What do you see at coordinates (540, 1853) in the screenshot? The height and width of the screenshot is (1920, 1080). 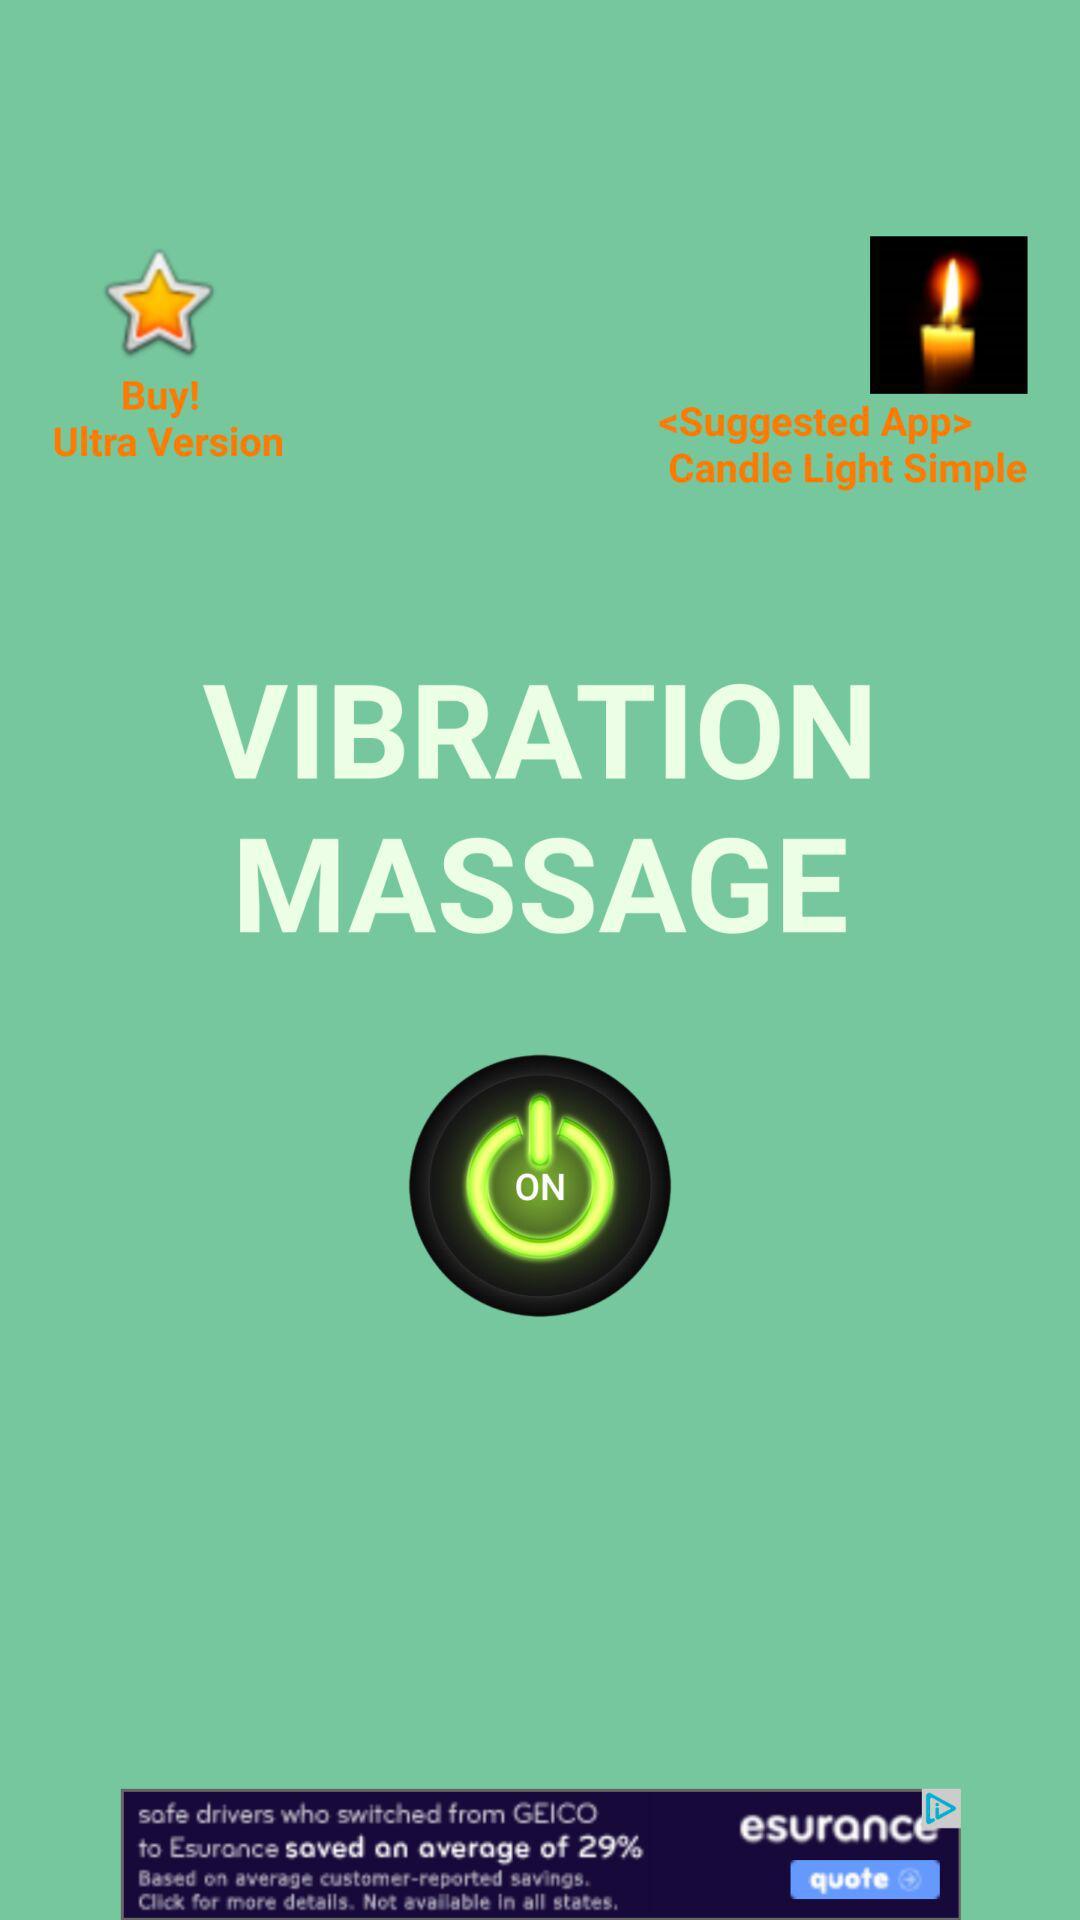 I see `opens advertisement` at bounding box center [540, 1853].